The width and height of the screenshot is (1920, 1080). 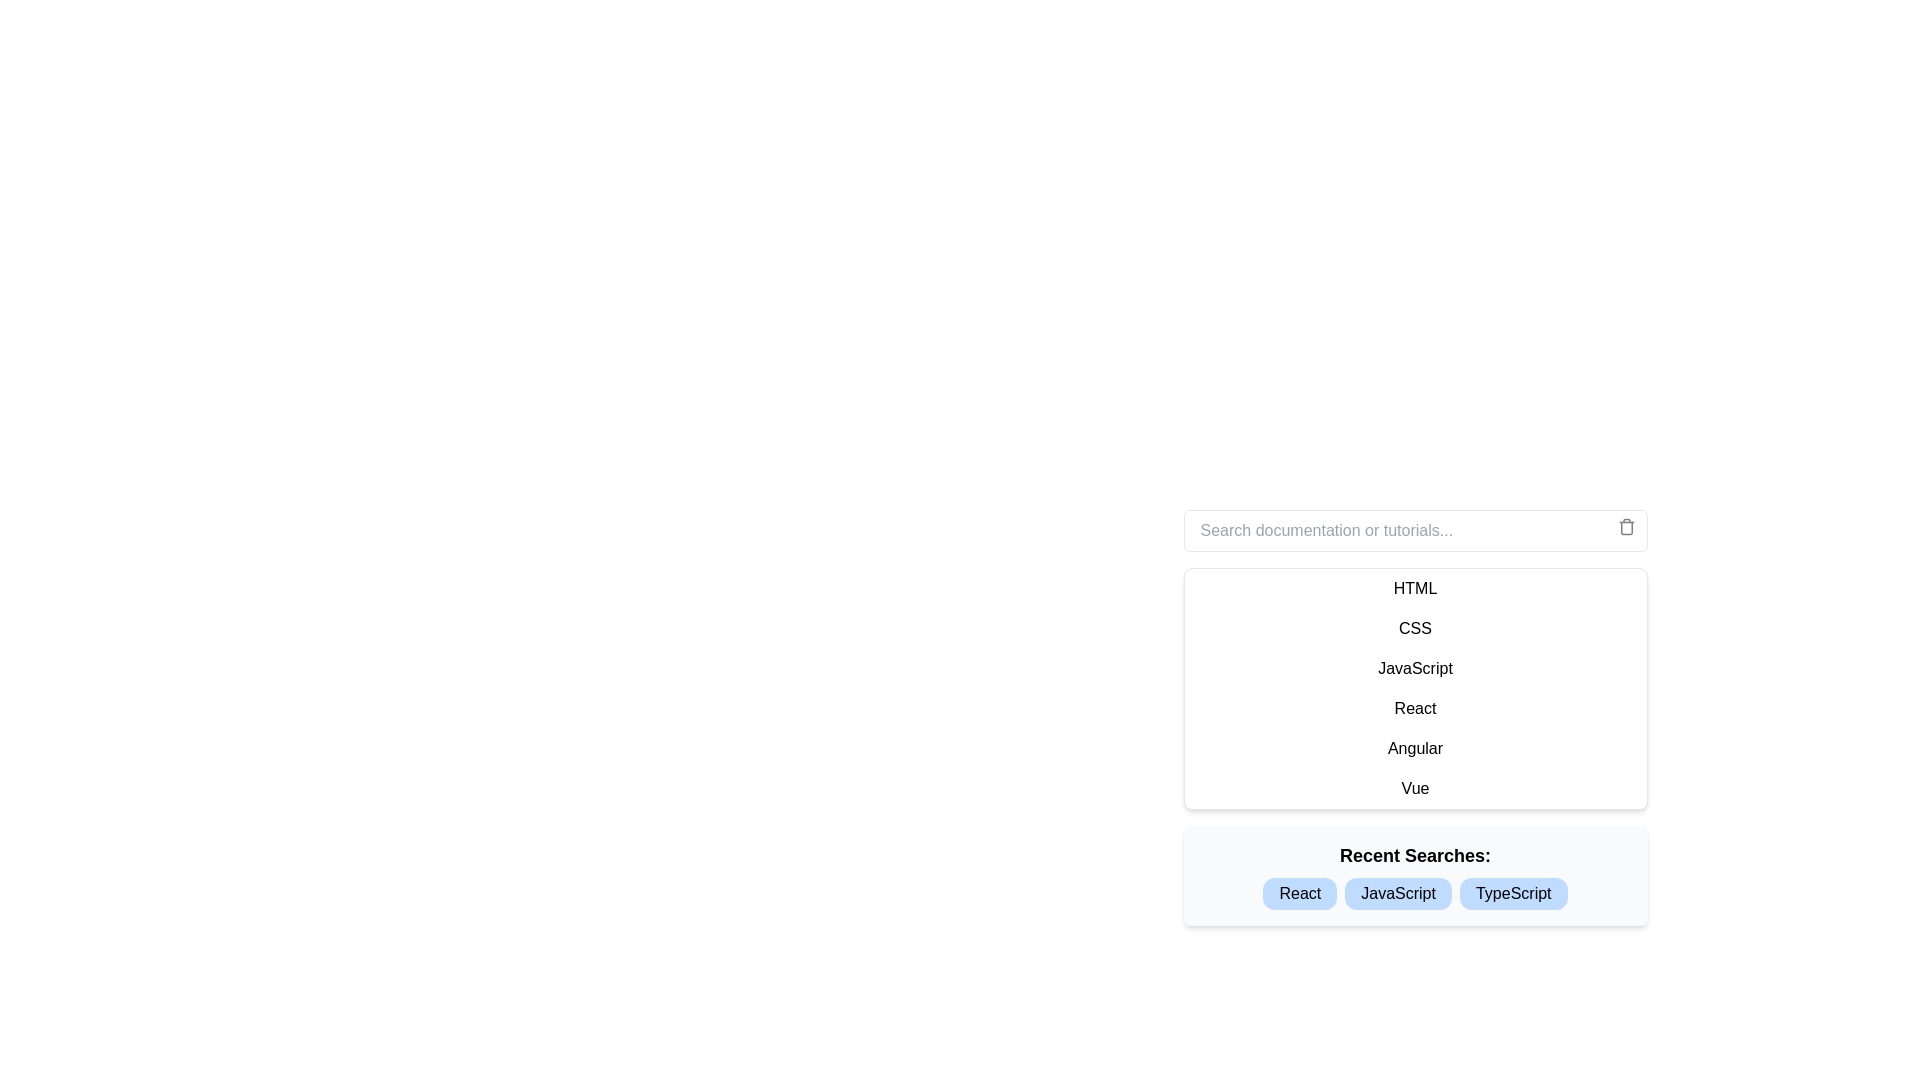 I want to click on the 'CSS' text button in the dropdown list, which is styled with a minimalist font and has a hover effect that changes the background to light blue, so click(x=1414, y=627).